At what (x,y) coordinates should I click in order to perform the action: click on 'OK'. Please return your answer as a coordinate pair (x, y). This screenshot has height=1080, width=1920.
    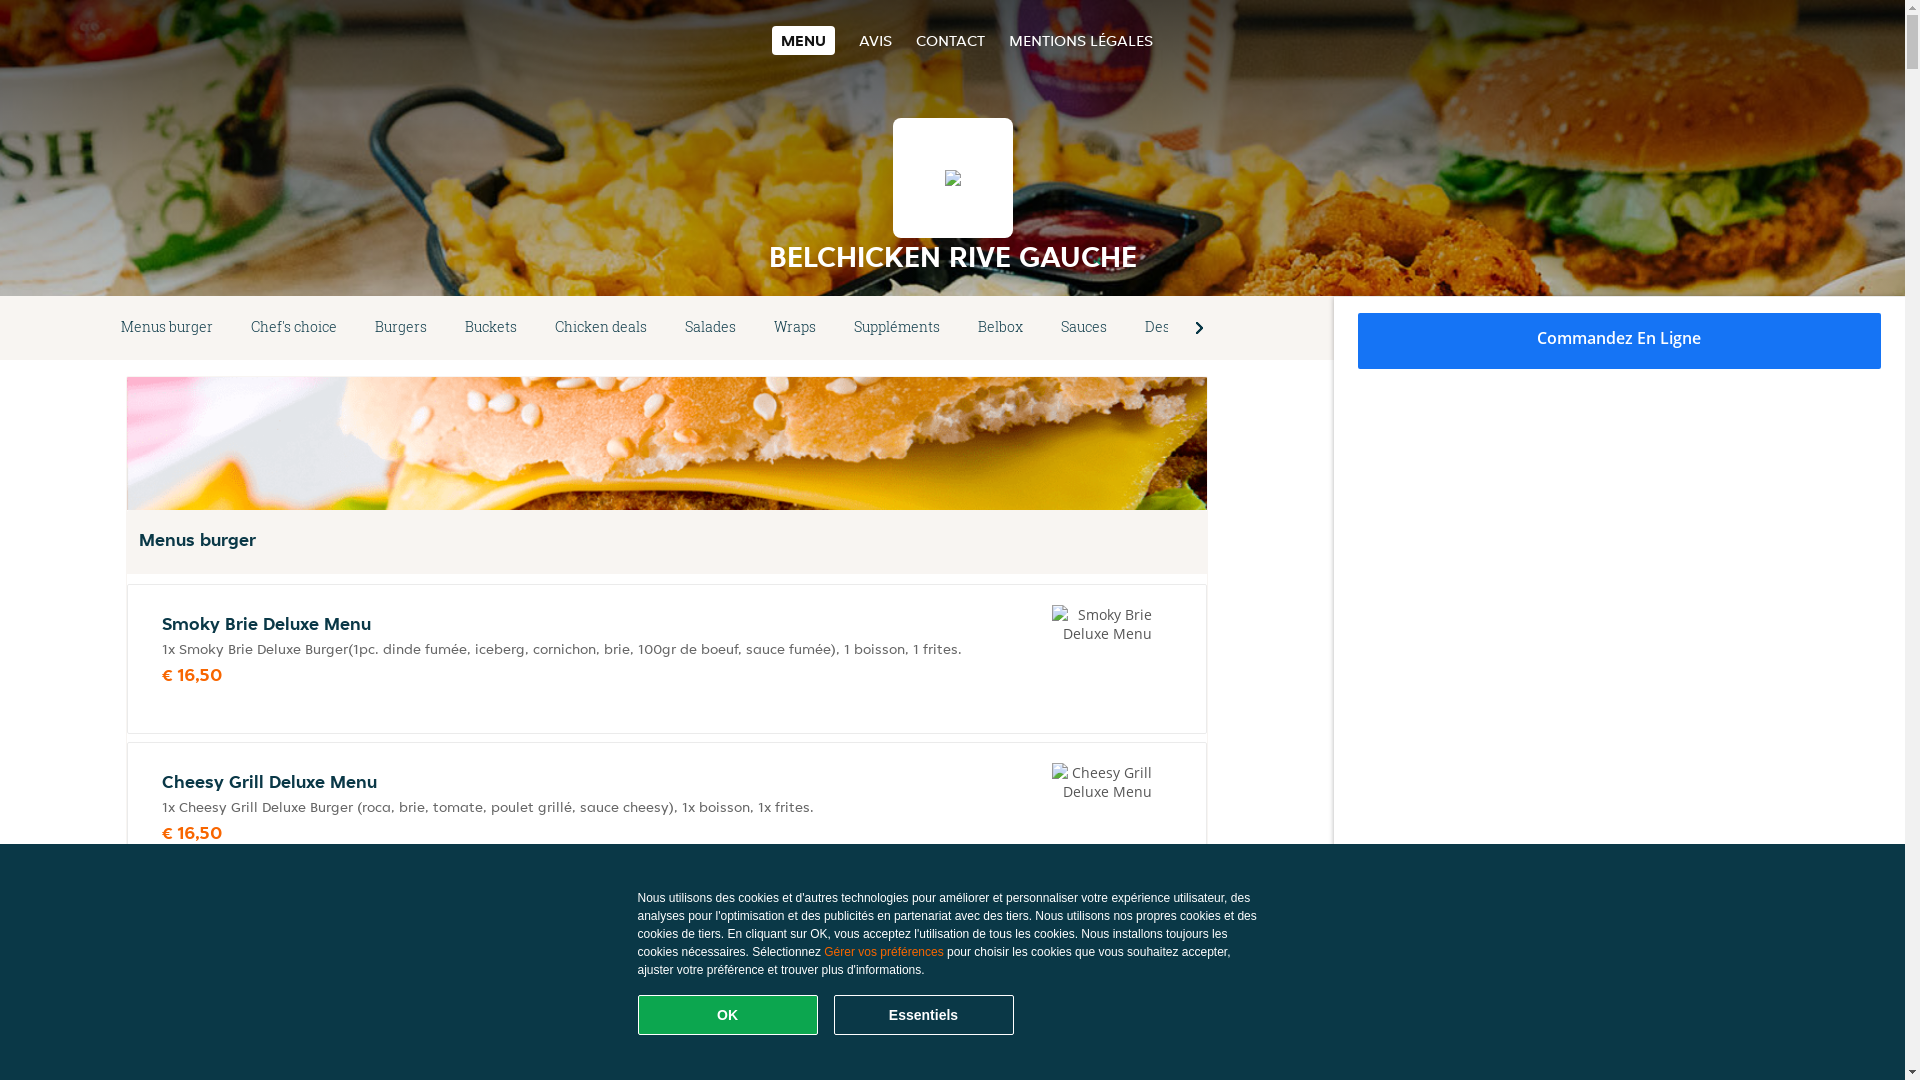
    Looking at the image, I should click on (727, 1014).